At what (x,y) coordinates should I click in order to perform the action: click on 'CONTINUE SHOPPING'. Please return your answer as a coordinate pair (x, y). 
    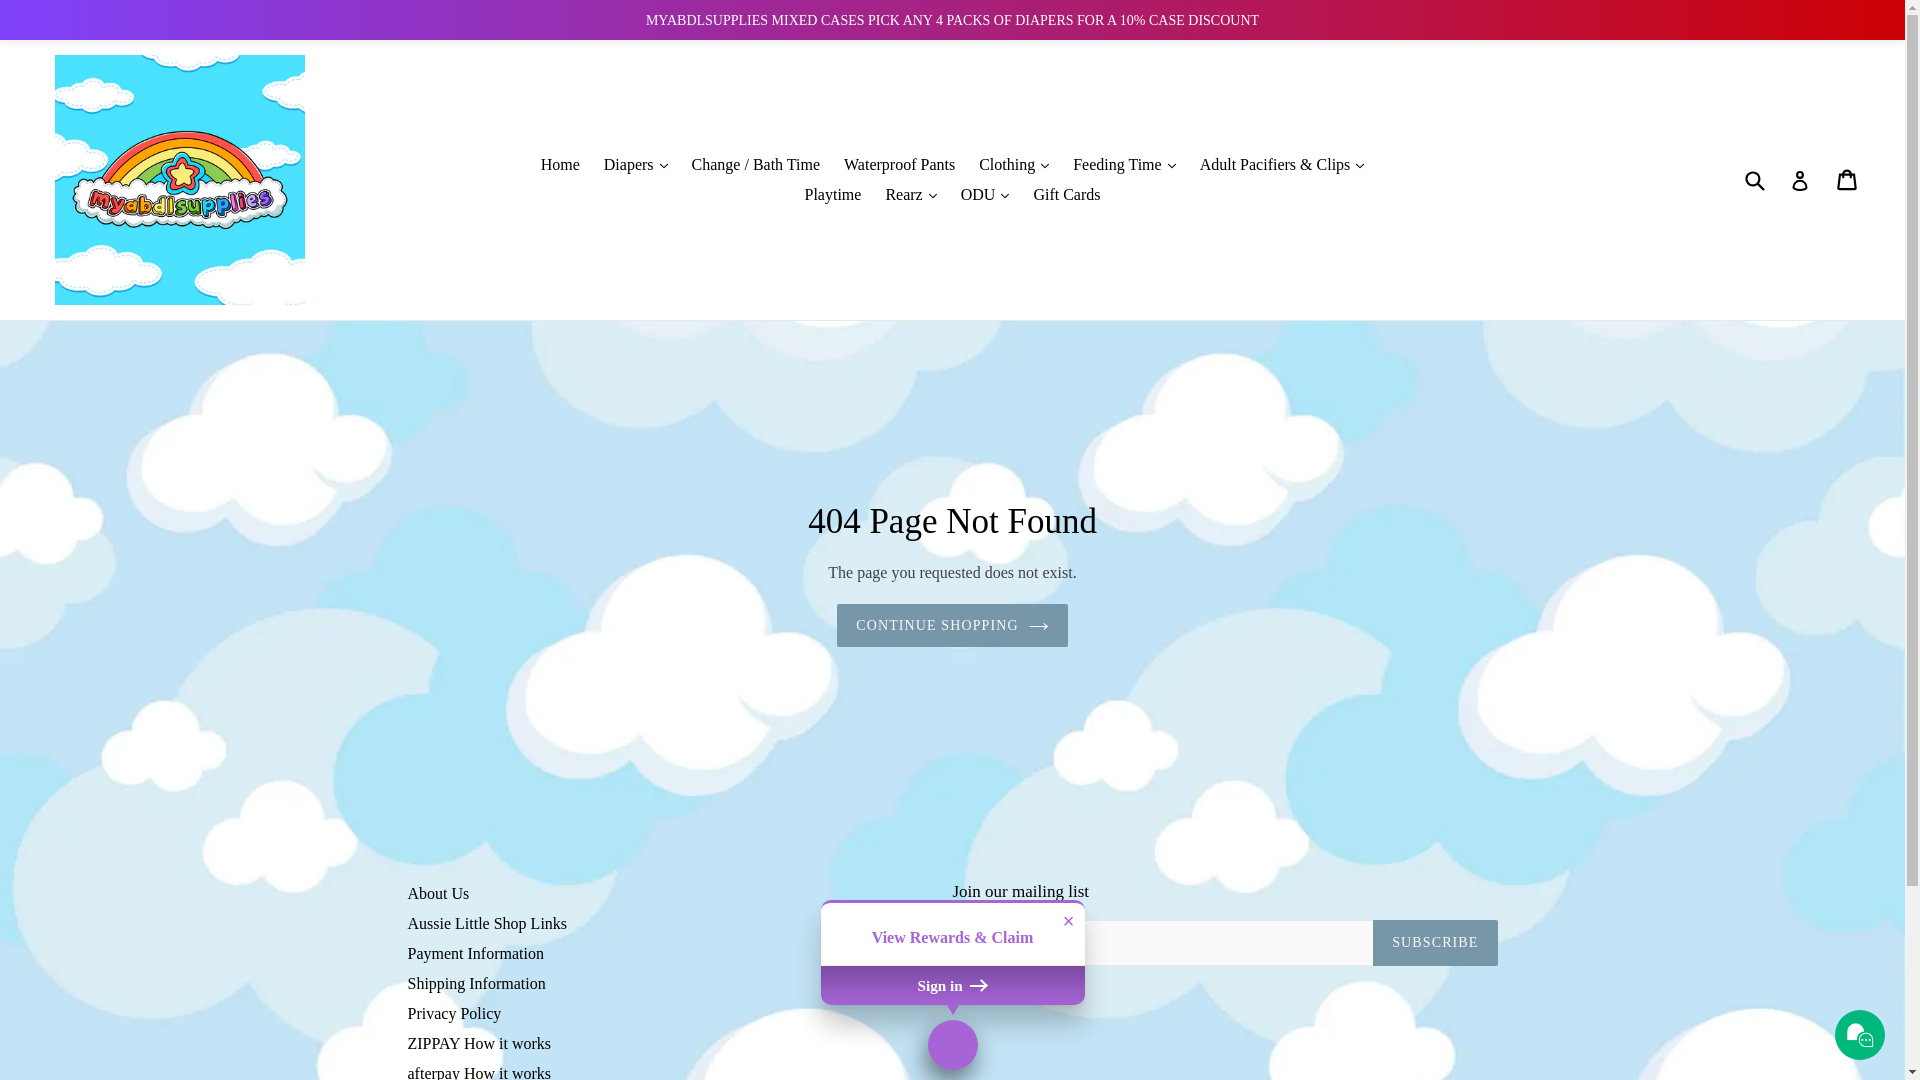
    Looking at the image, I should click on (951, 624).